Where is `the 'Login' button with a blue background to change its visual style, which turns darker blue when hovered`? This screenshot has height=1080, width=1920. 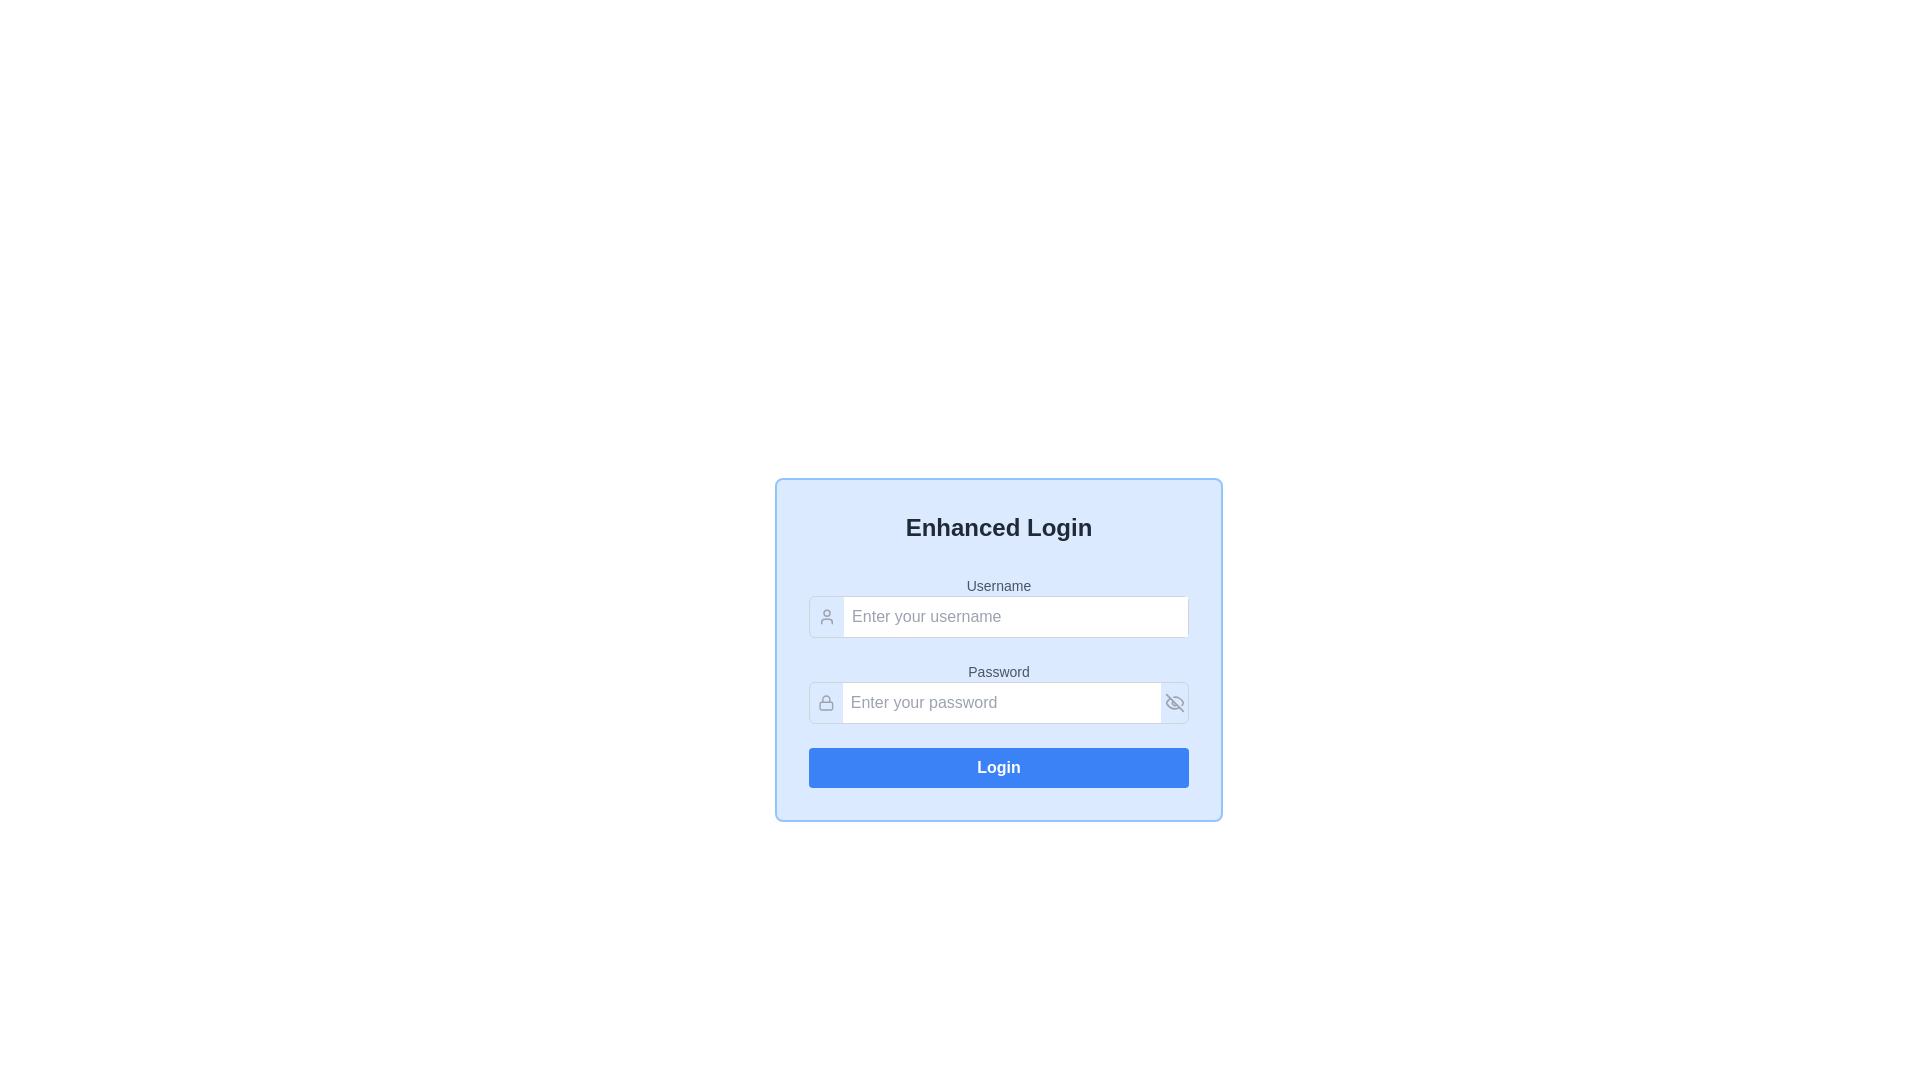 the 'Login' button with a blue background to change its visual style, which turns darker blue when hovered is located at coordinates (998, 766).